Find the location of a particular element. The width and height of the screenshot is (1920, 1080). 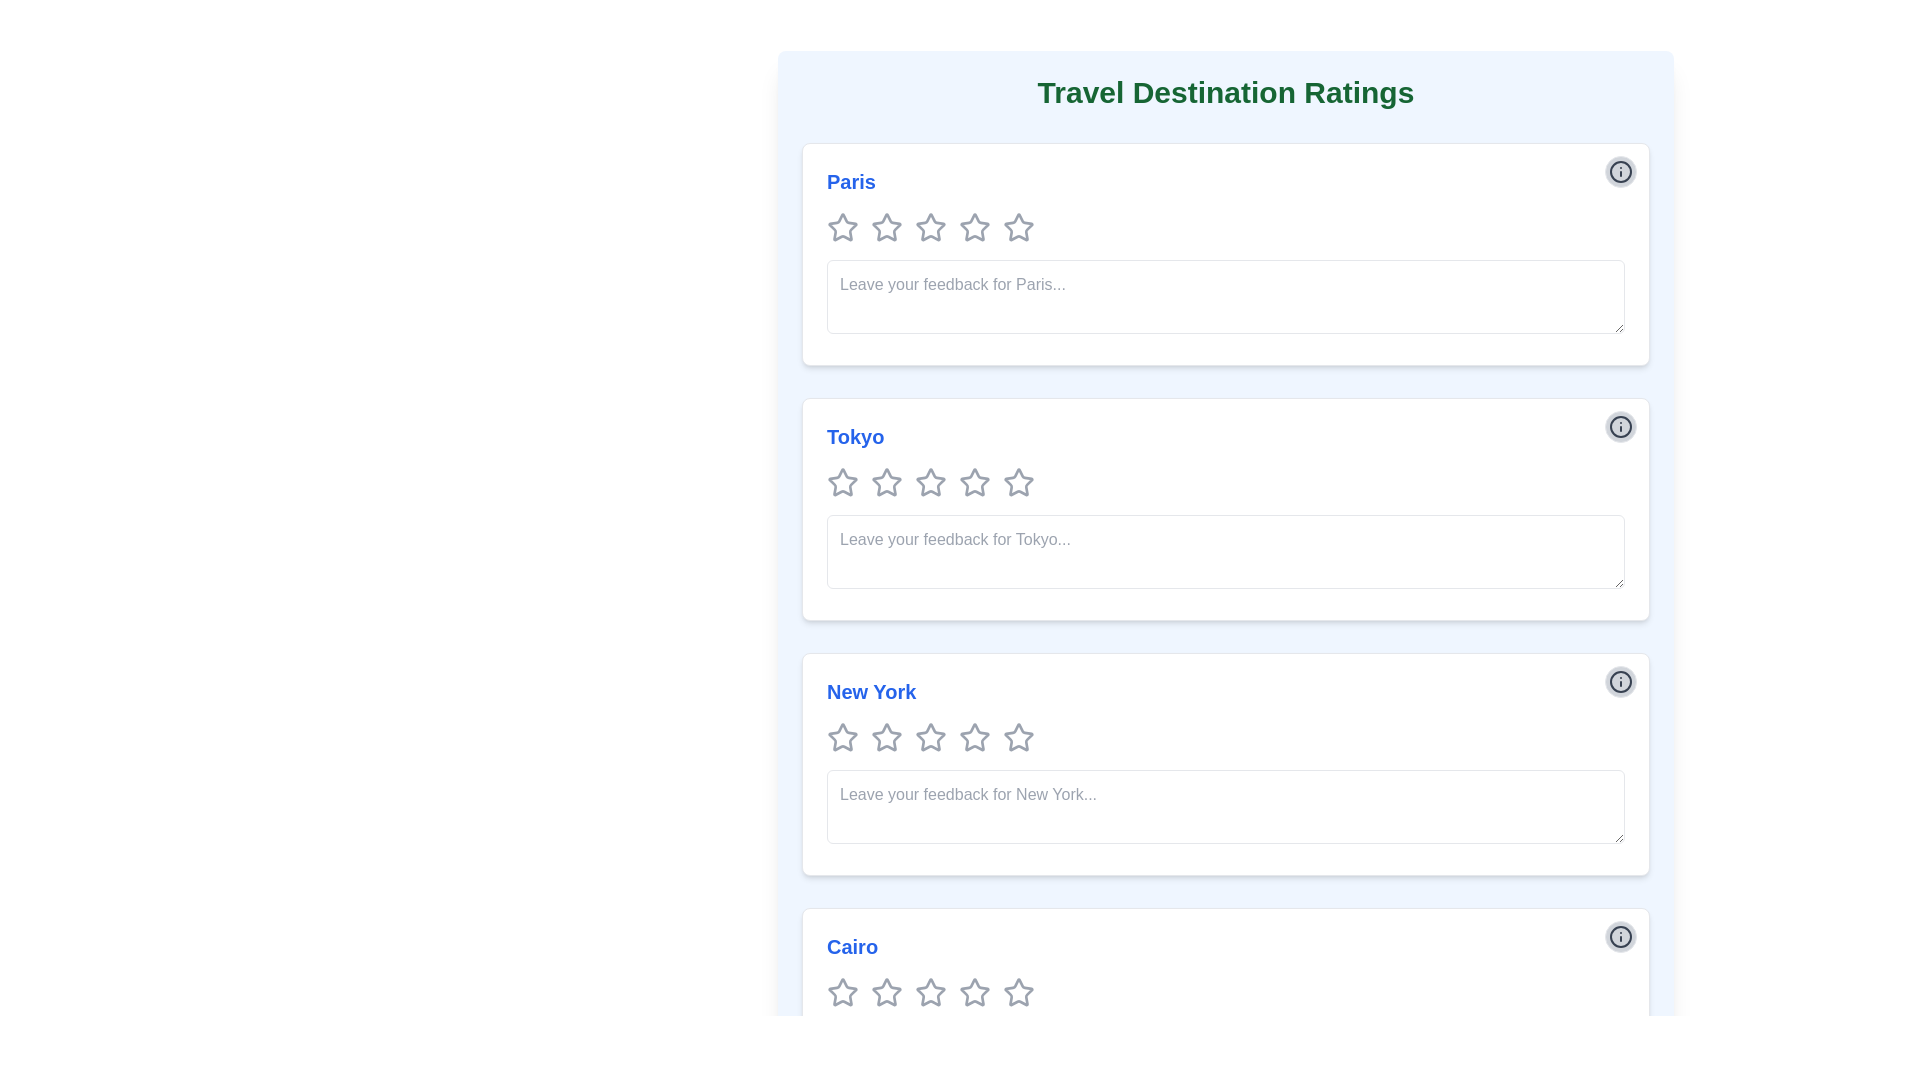

the rating widget composed of star icons located beneath the title 'Paris' is located at coordinates (1224, 226).